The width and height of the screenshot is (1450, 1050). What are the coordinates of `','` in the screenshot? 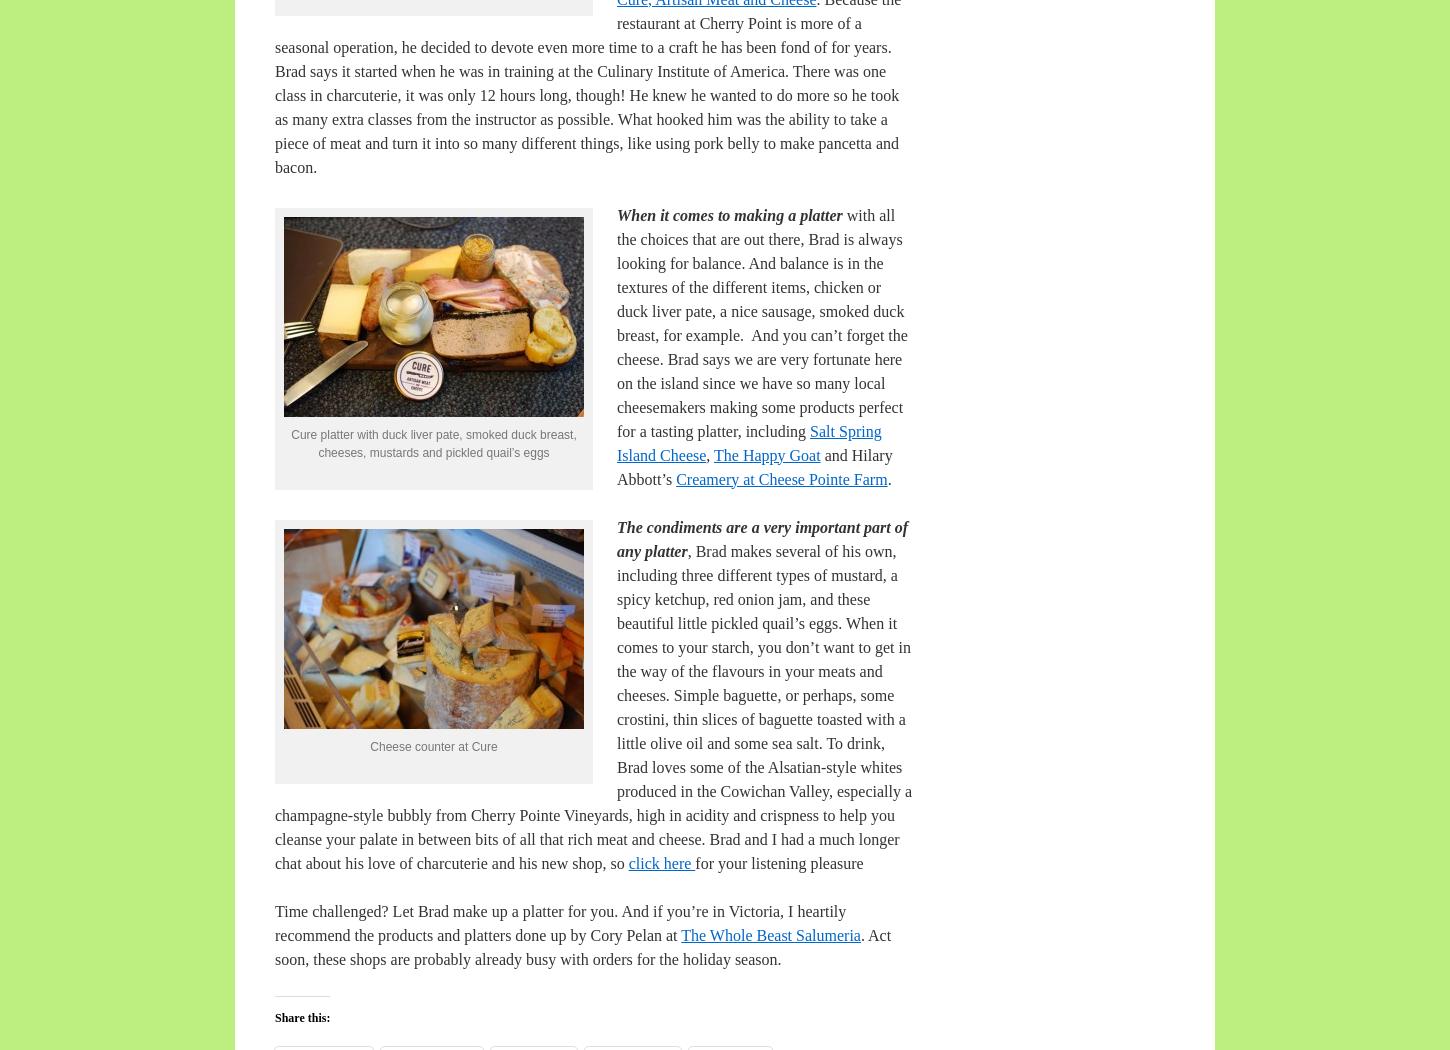 It's located at (709, 454).